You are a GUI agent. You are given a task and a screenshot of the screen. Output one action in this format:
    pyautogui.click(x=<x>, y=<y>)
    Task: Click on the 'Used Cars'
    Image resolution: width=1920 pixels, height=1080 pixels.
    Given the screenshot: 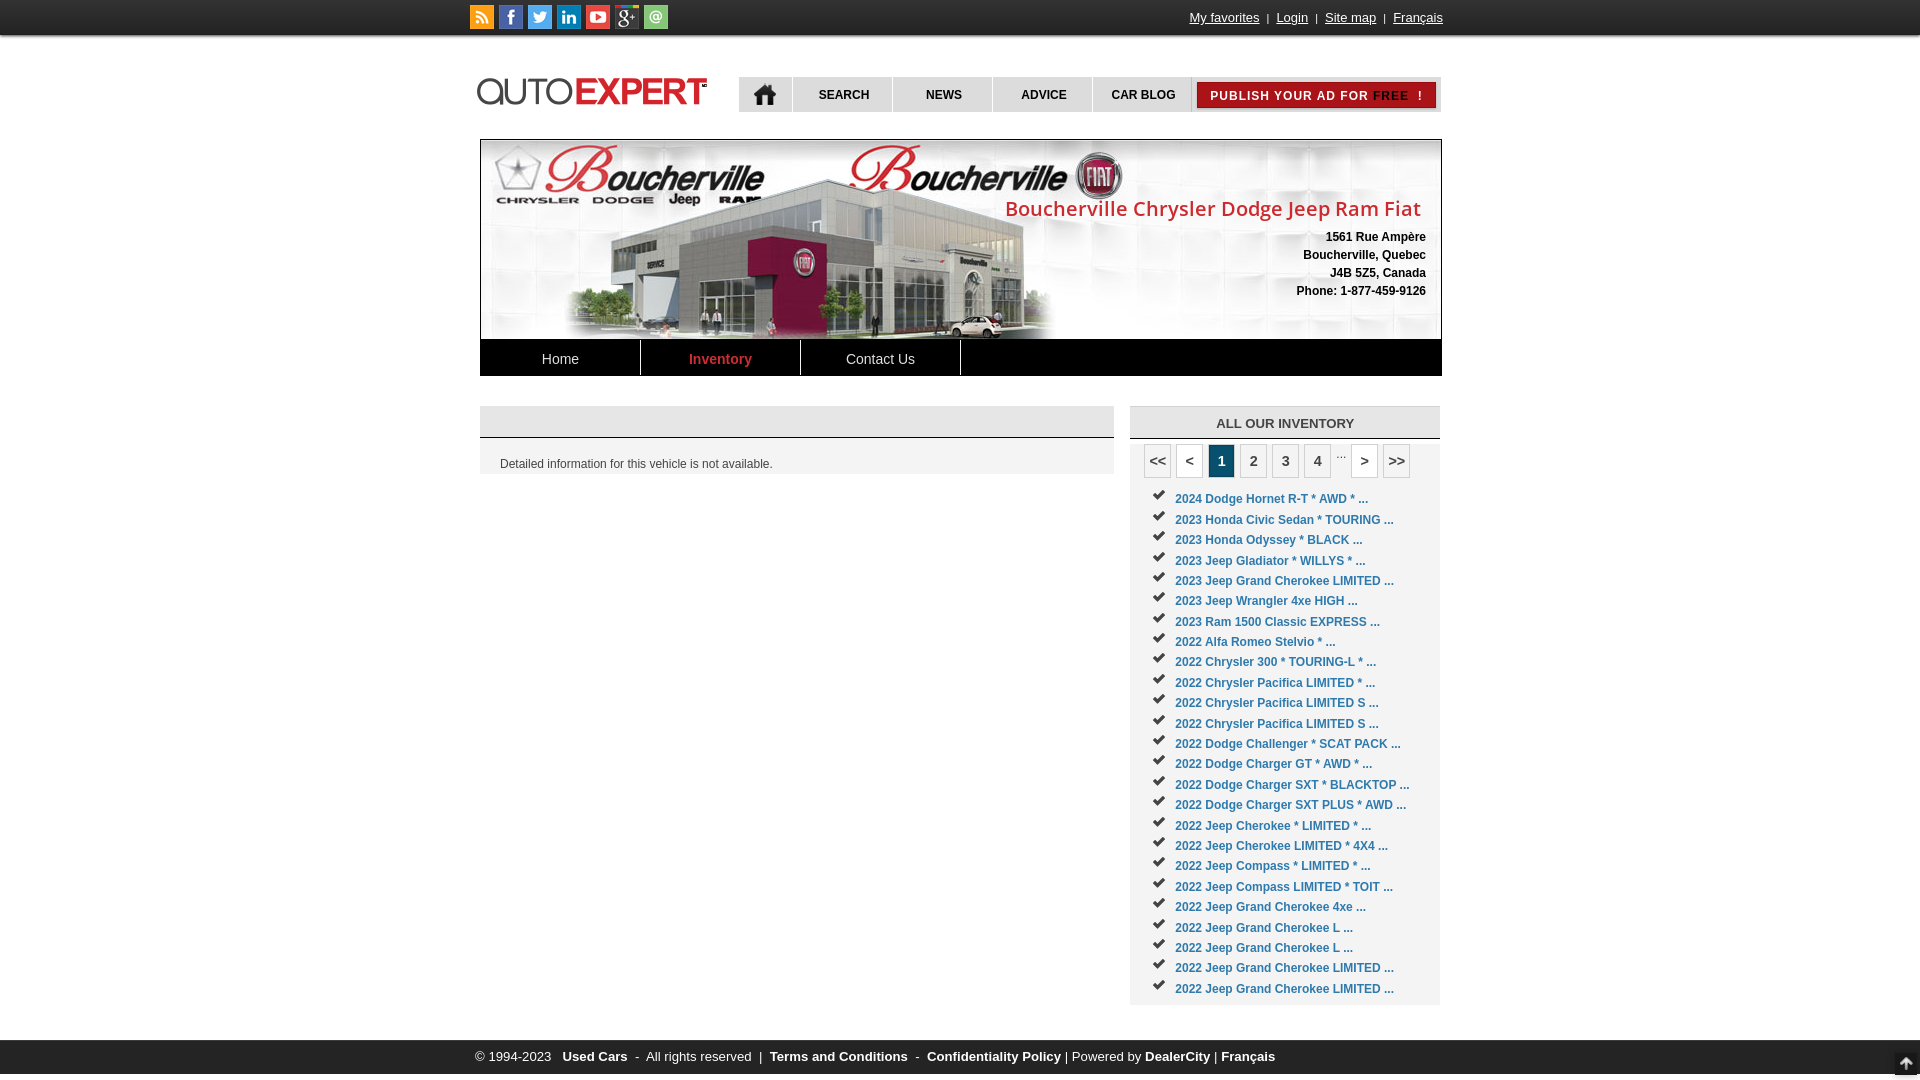 What is the action you would take?
    pyautogui.click(x=593, y=1055)
    